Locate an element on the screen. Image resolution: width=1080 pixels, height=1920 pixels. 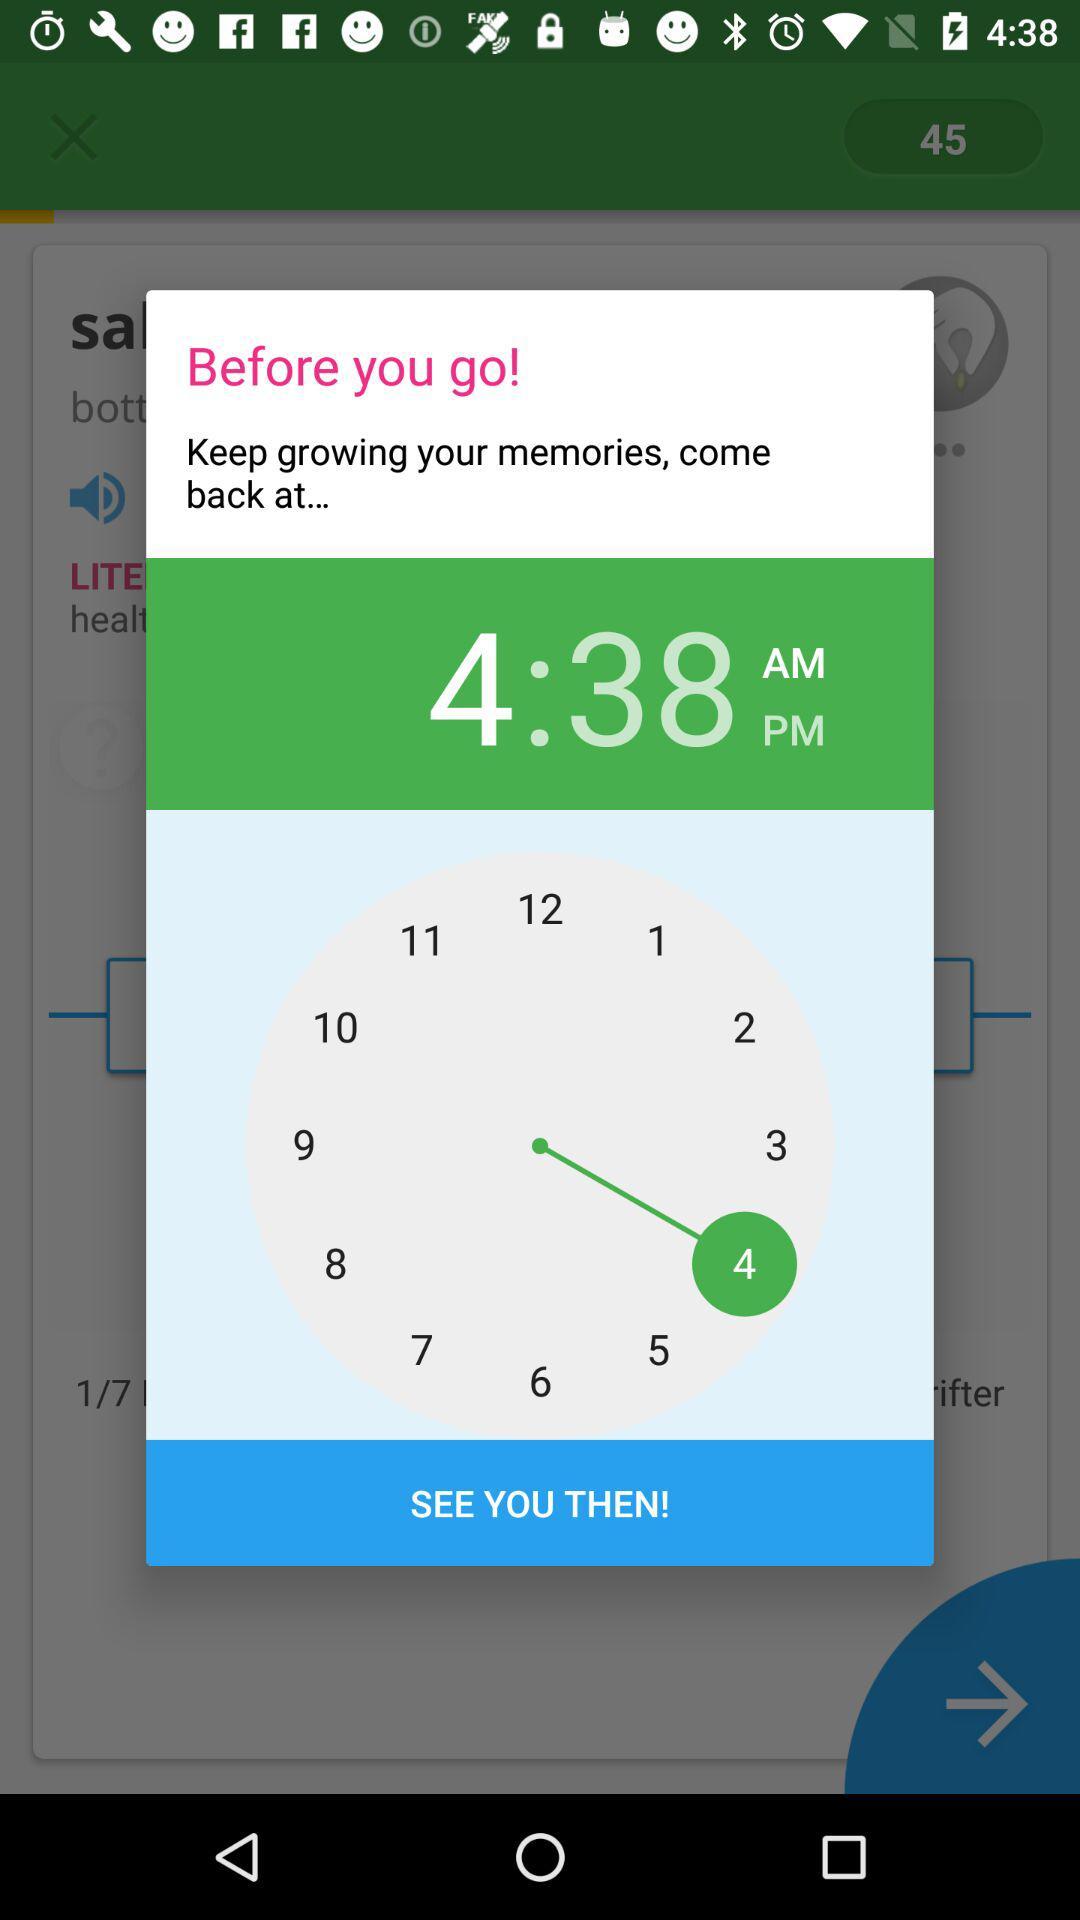
icon next to 38 icon is located at coordinates (793, 656).